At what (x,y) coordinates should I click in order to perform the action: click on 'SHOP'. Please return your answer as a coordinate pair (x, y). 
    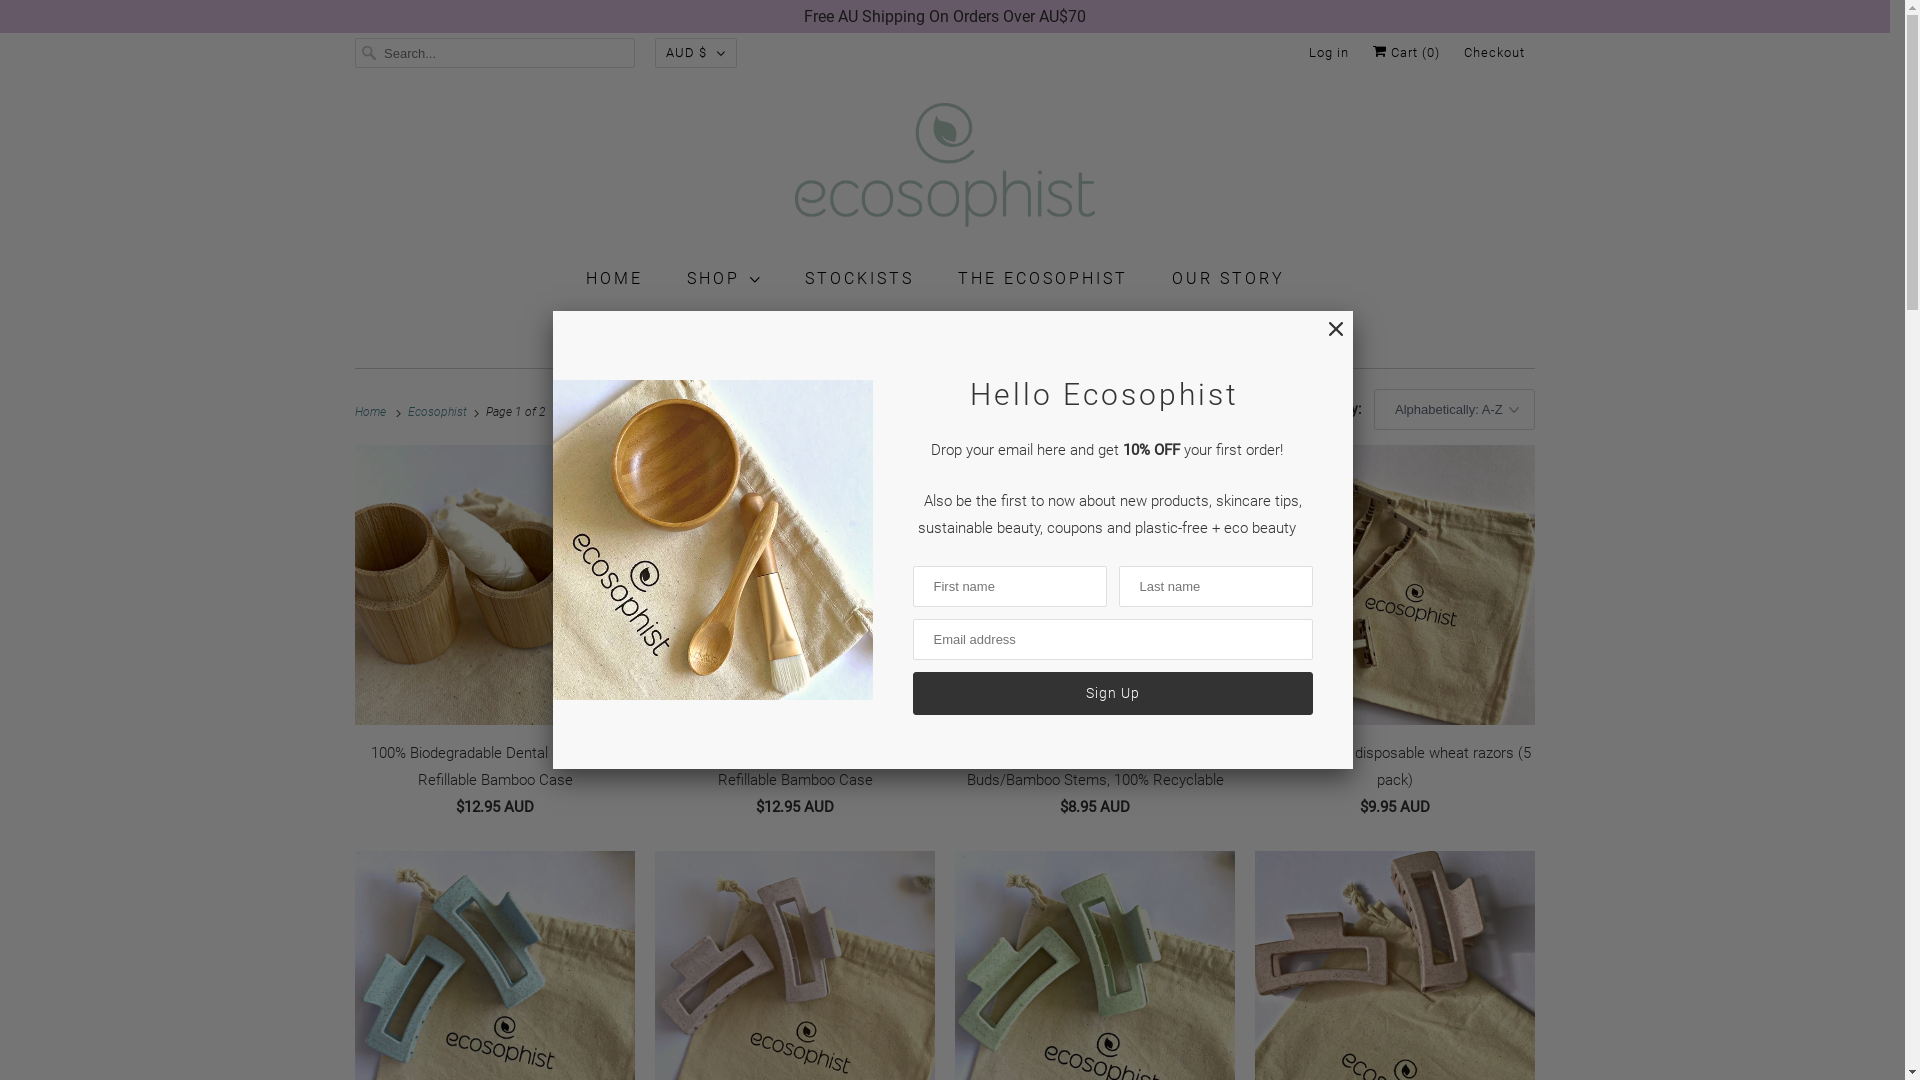
    Looking at the image, I should click on (722, 278).